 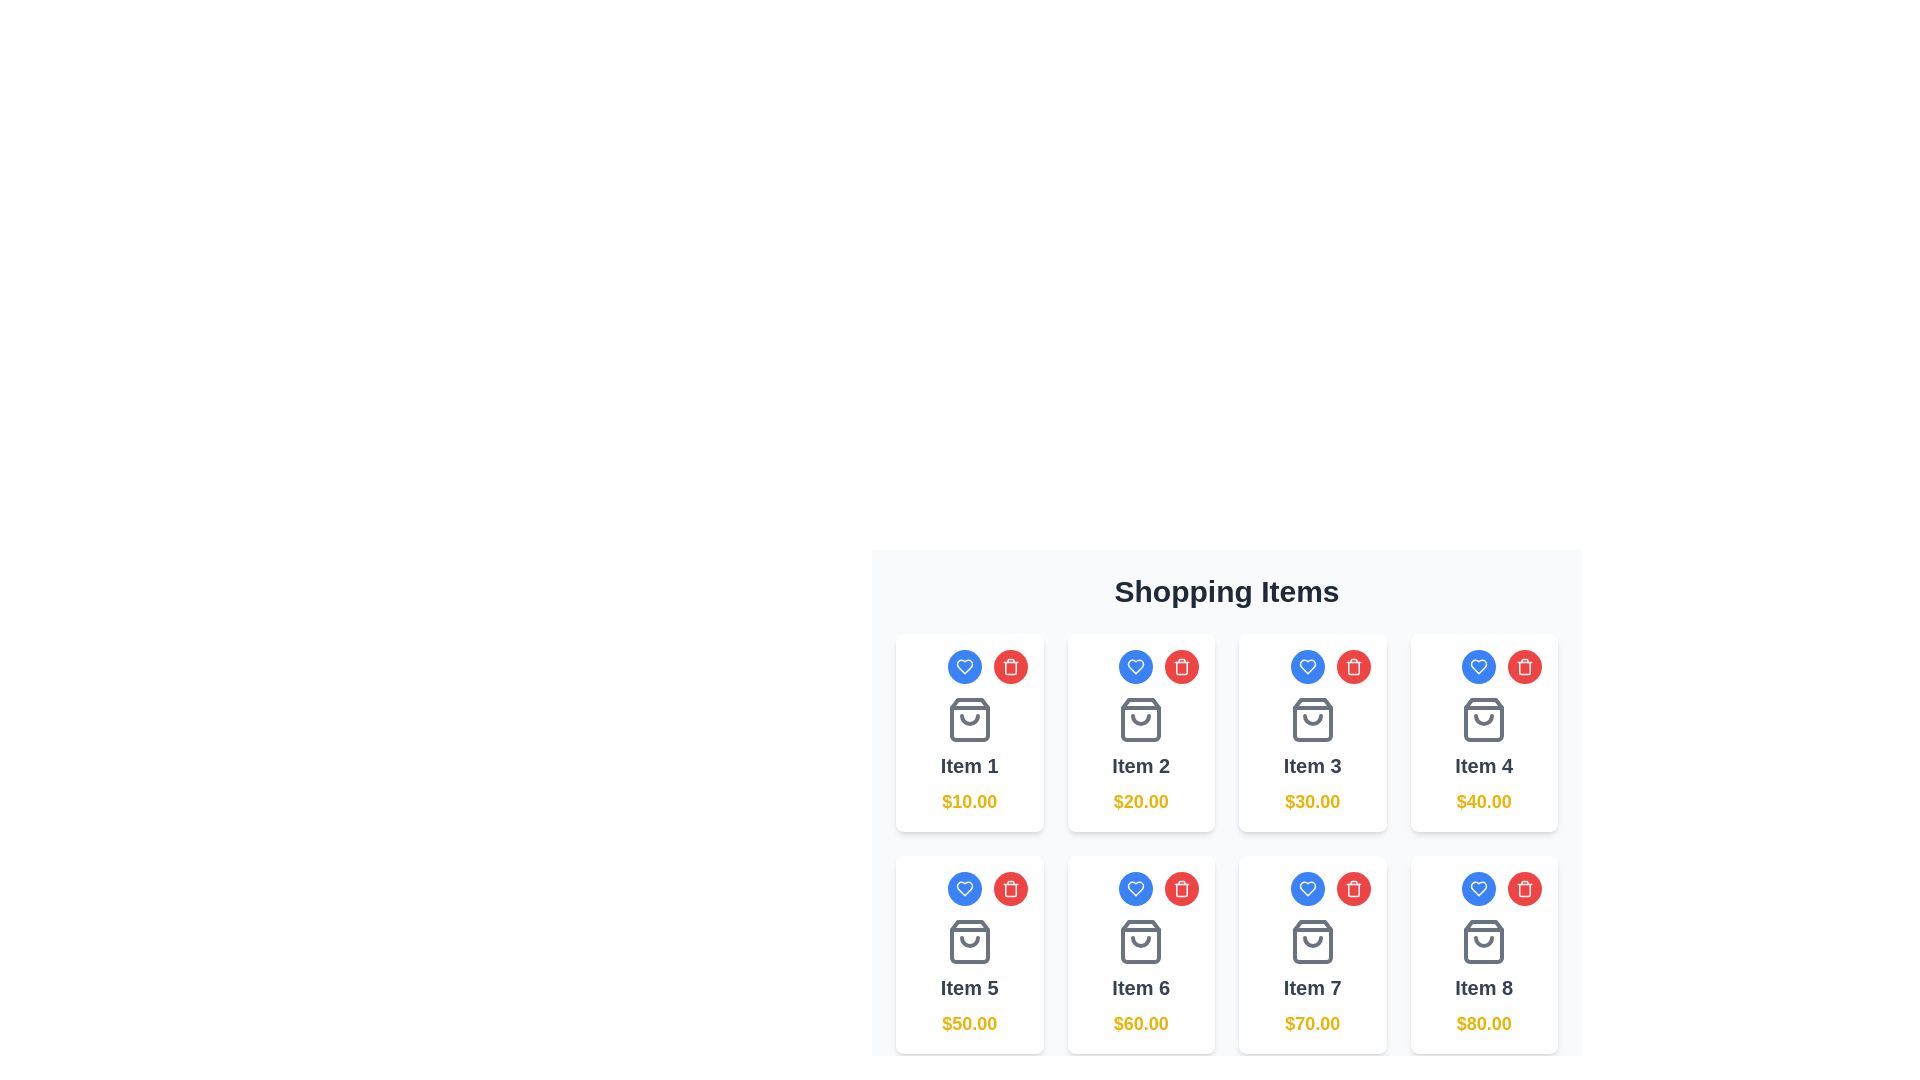 What do you see at coordinates (1141, 720) in the screenshot?
I see `the shopping bag icon, which is gray and located in the second column of the first row above 'Item 2' and '$20.00'` at bounding box center [1141, 720].